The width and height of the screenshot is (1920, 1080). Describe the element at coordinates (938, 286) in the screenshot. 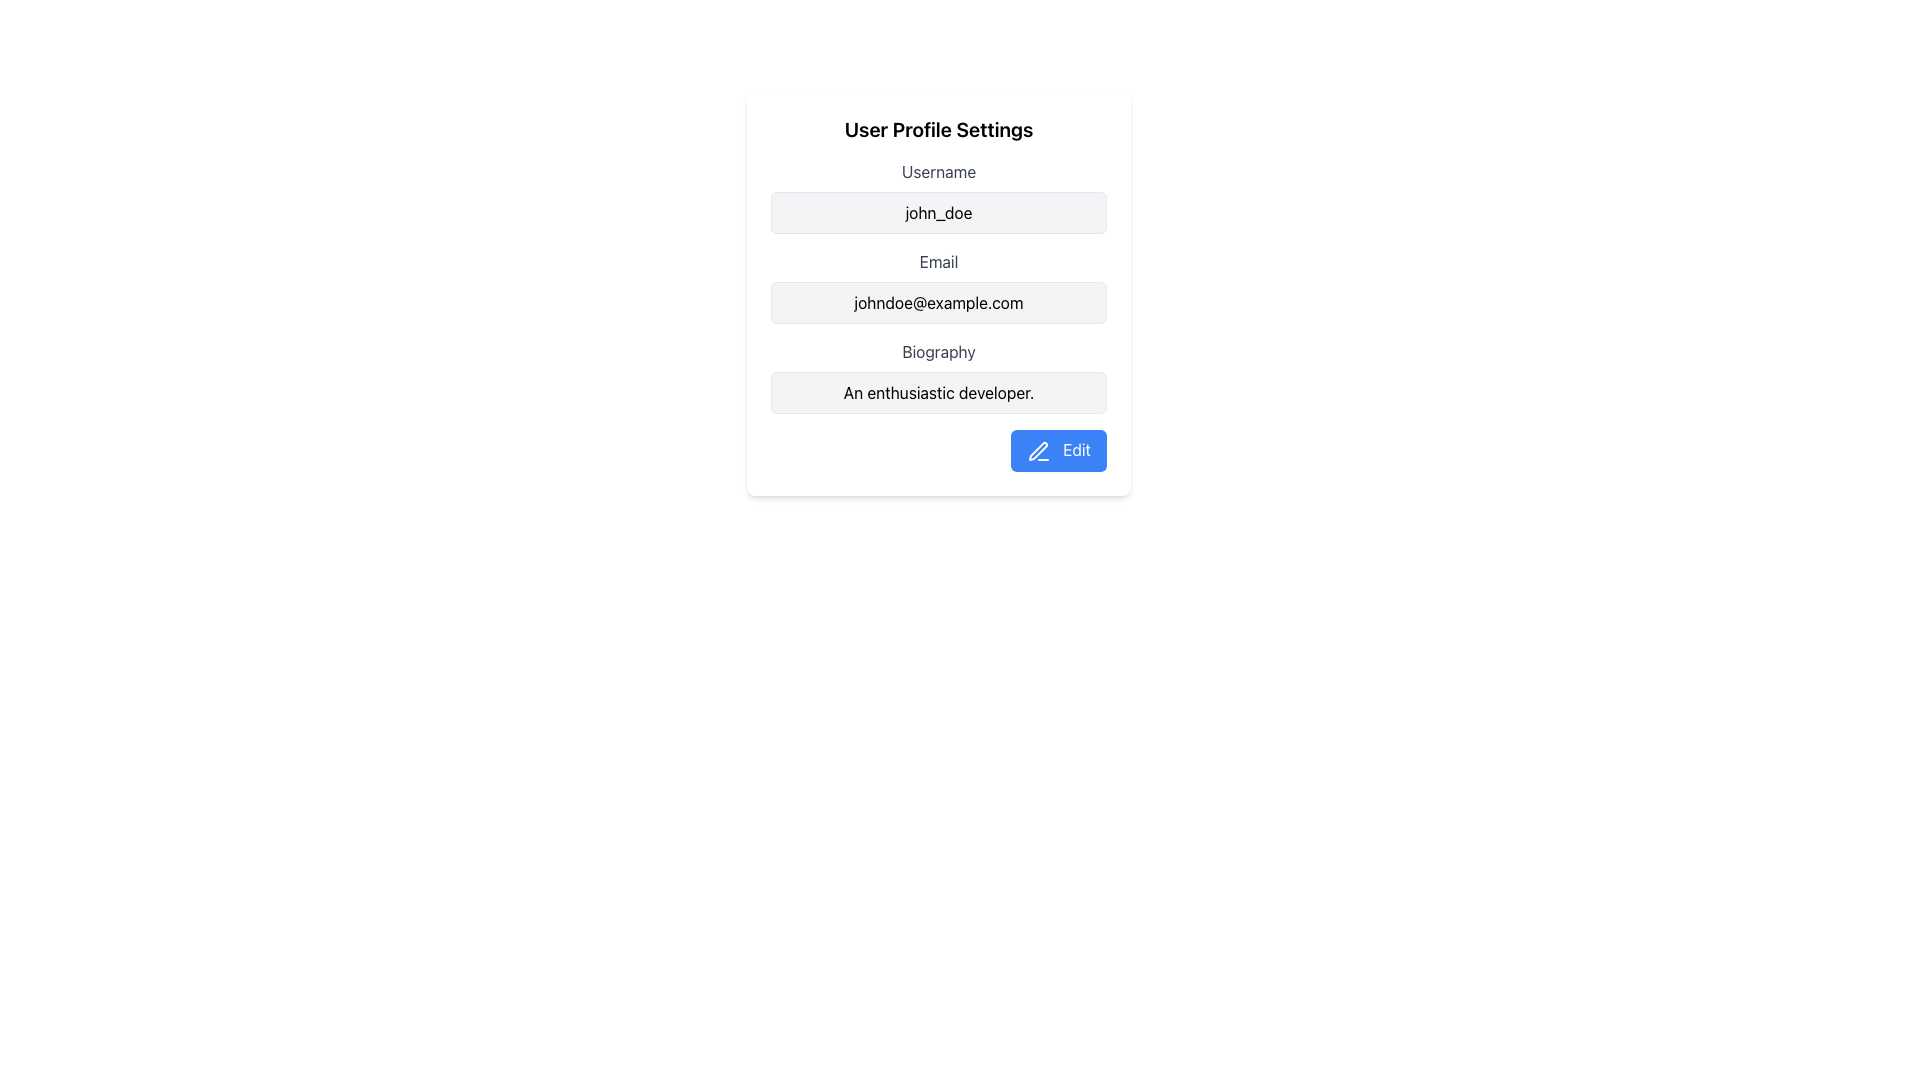

I see `the email input field labeled 'Email' in the 'User Profile Settings' section, which is the second input field below 'Username' and above 'Biography'` at that location.